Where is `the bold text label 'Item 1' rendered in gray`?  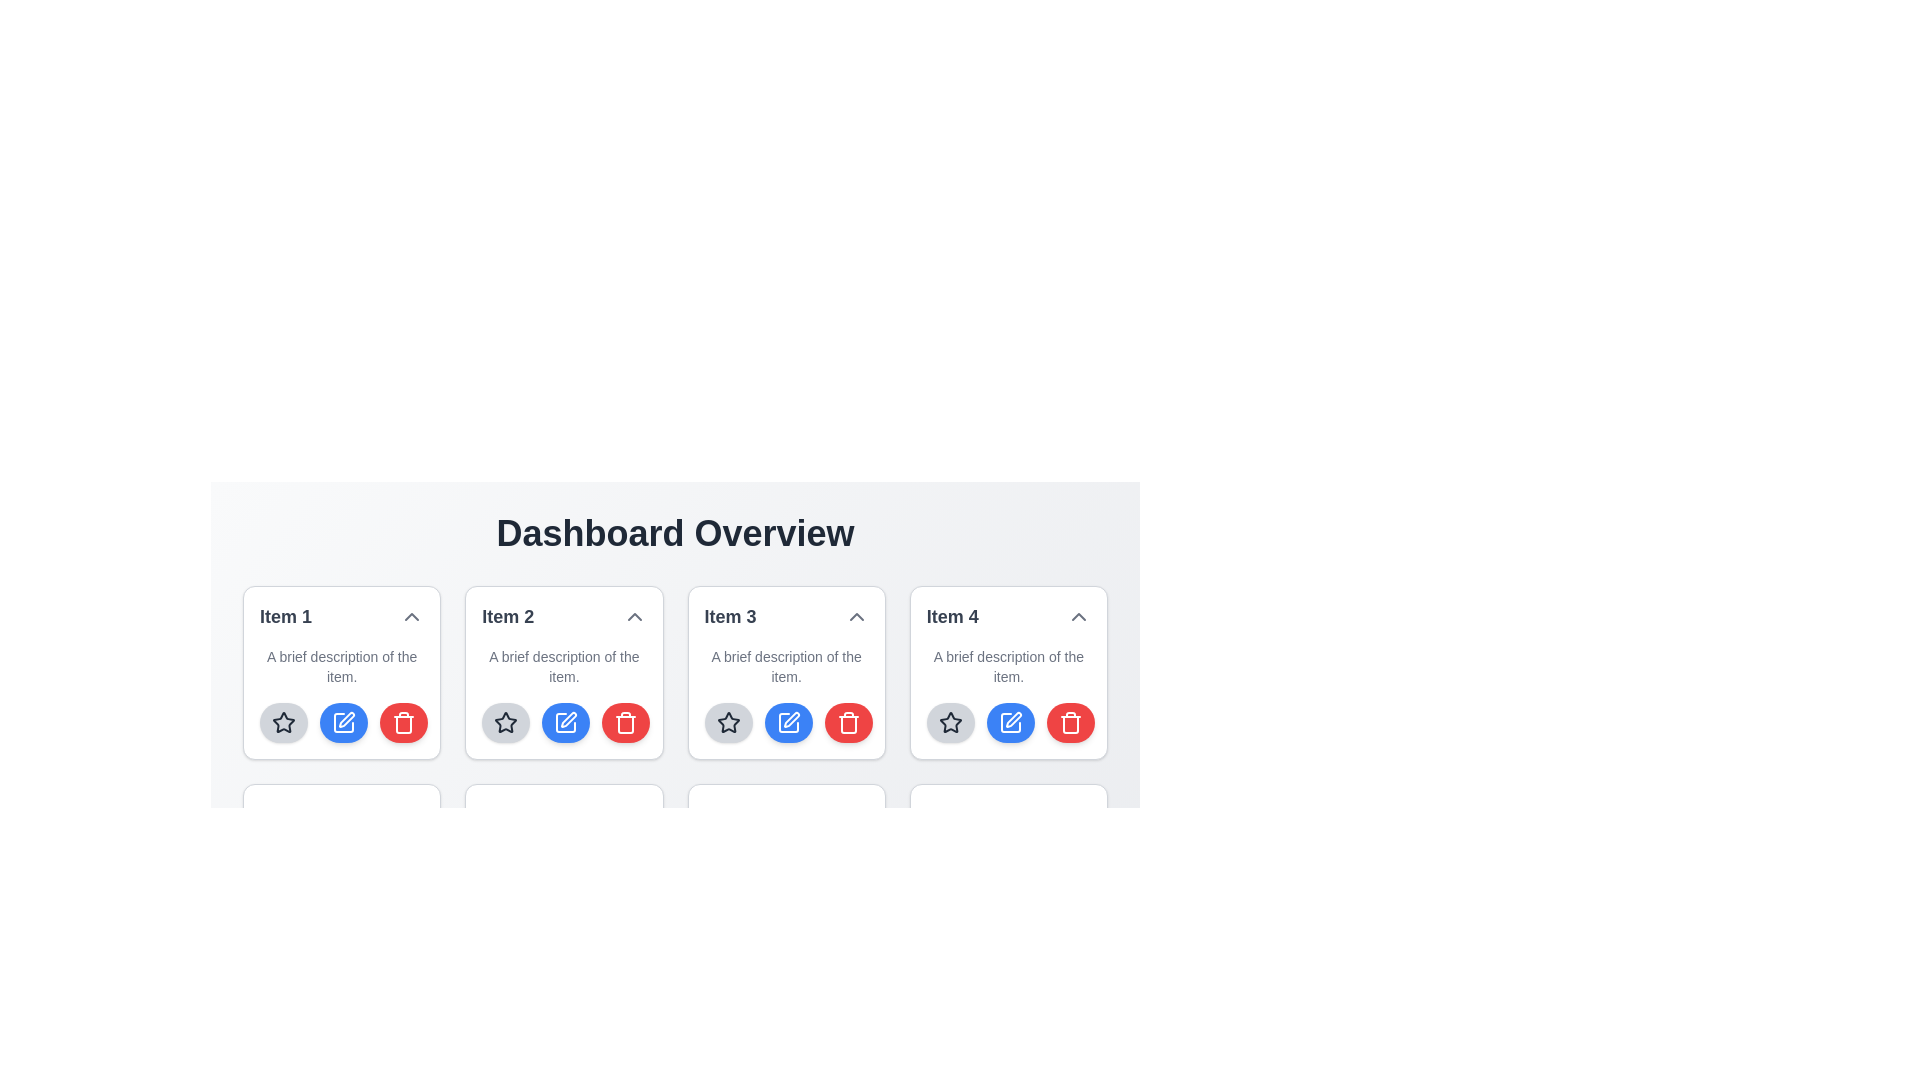 the bold text label 'Item 1' rendered in gray is located at coordinates (285, 616).